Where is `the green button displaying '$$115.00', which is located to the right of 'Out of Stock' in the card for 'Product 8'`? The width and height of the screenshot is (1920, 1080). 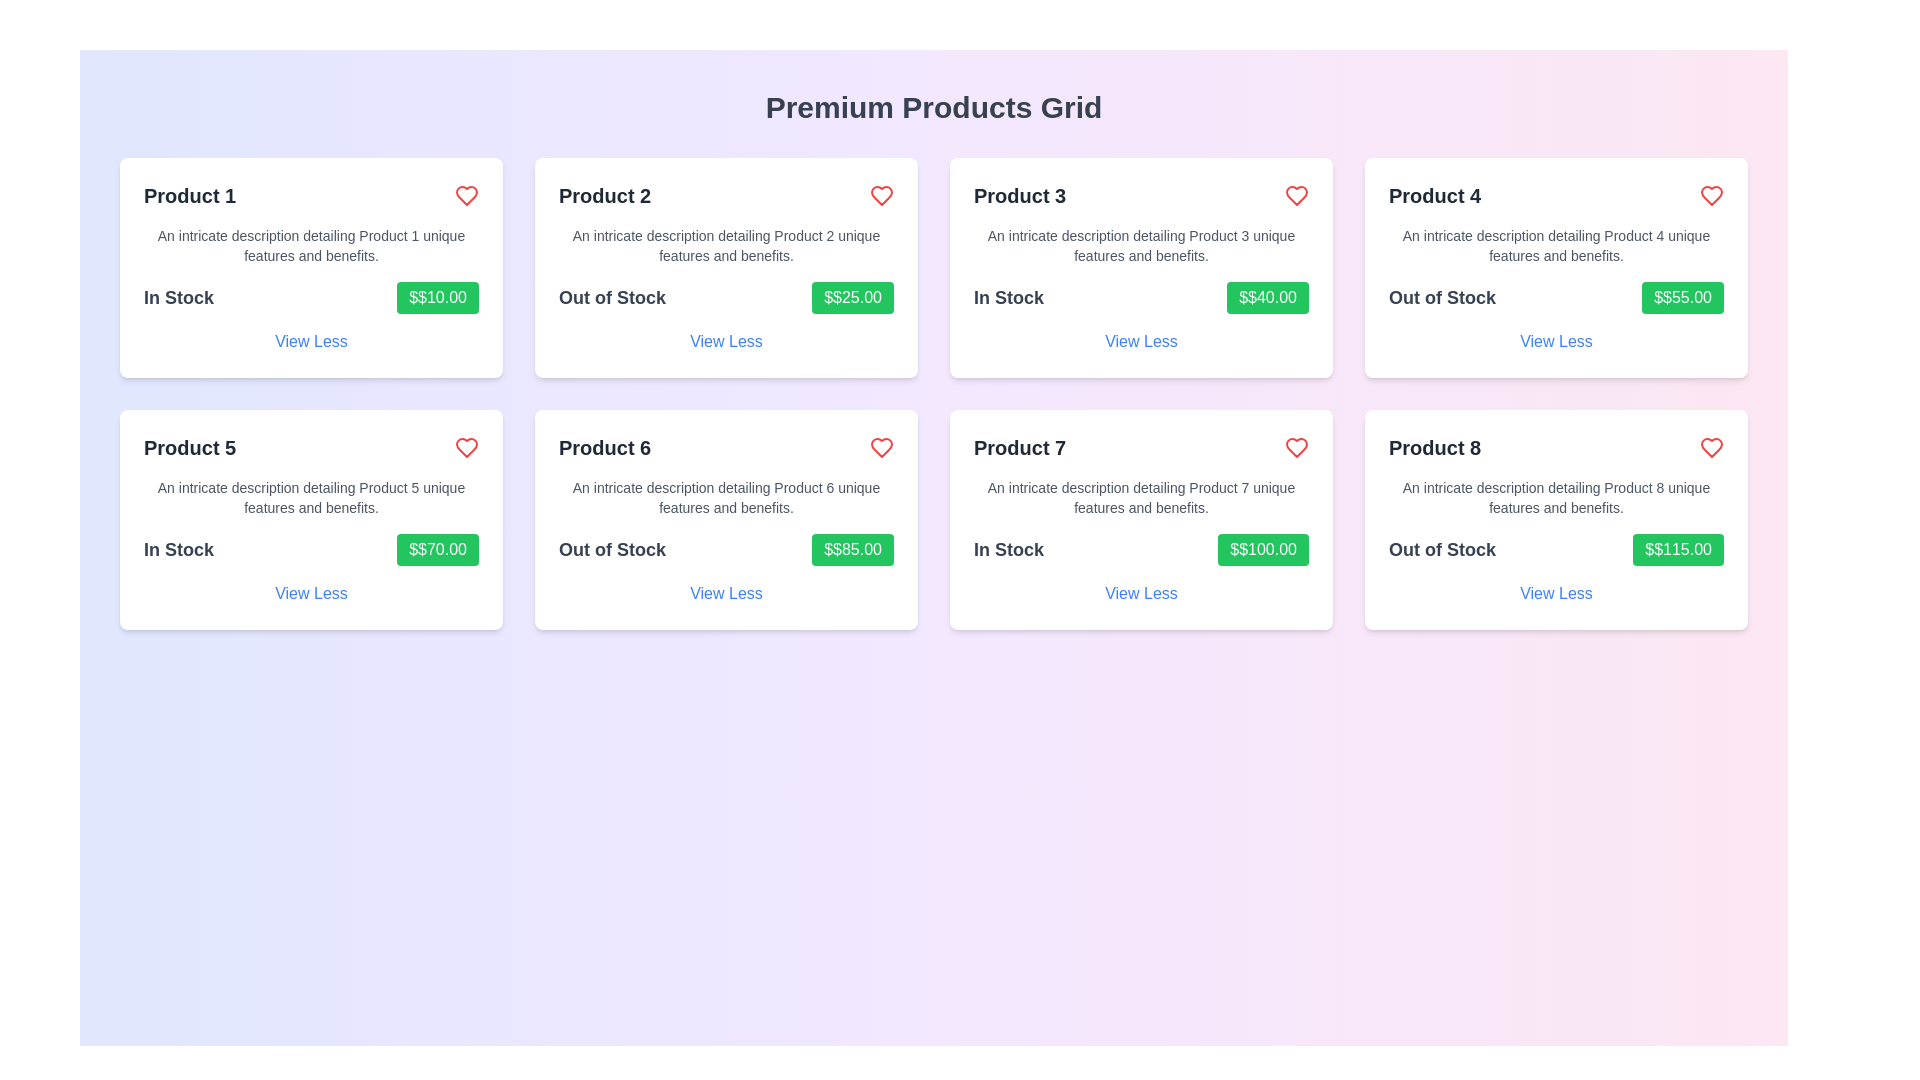 the green button displaying '$$115.00', which is located to the right of 'Out of Stock' in the card for 'Product 8' is located at coordinates (1678, 550).